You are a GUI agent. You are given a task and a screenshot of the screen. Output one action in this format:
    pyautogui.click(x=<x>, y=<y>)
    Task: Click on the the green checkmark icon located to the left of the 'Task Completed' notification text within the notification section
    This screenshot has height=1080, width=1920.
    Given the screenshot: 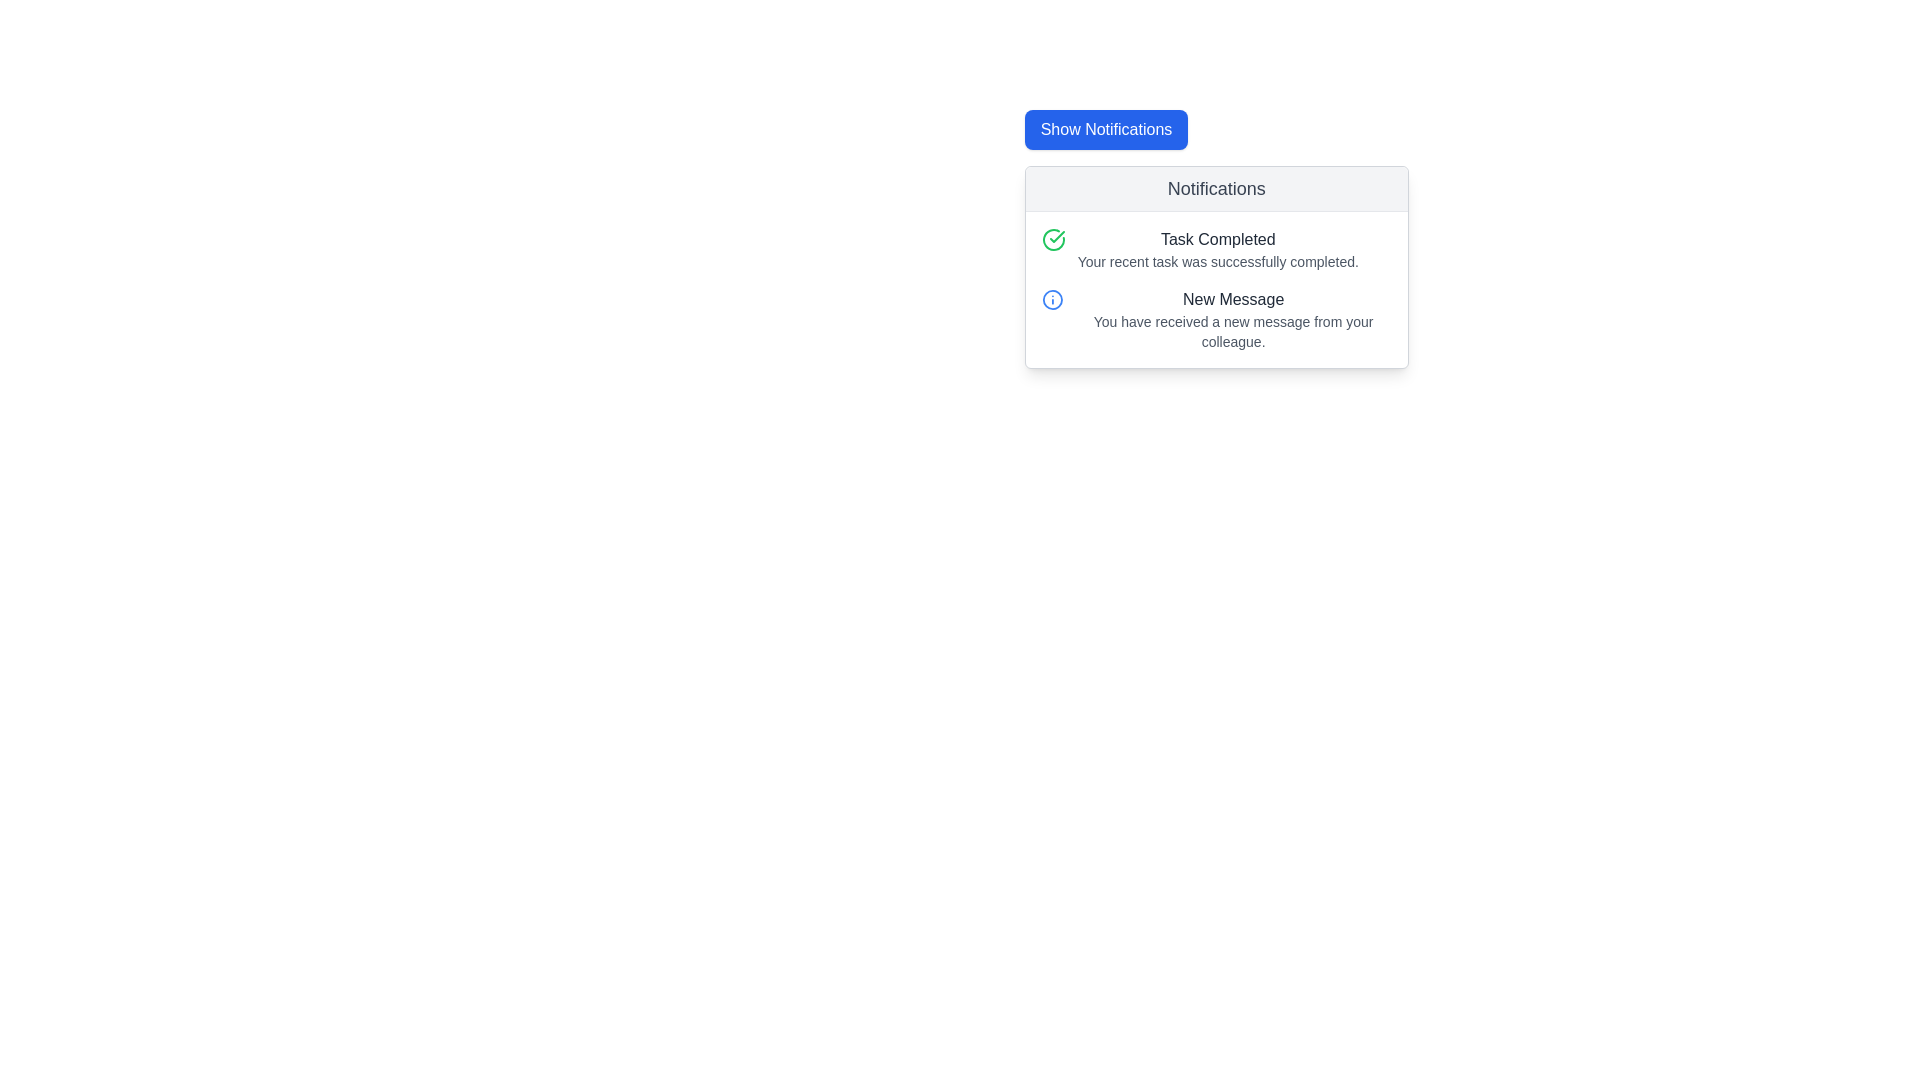 What is the action you would take?
    pyautogui.click(x=1056, y=235)
    